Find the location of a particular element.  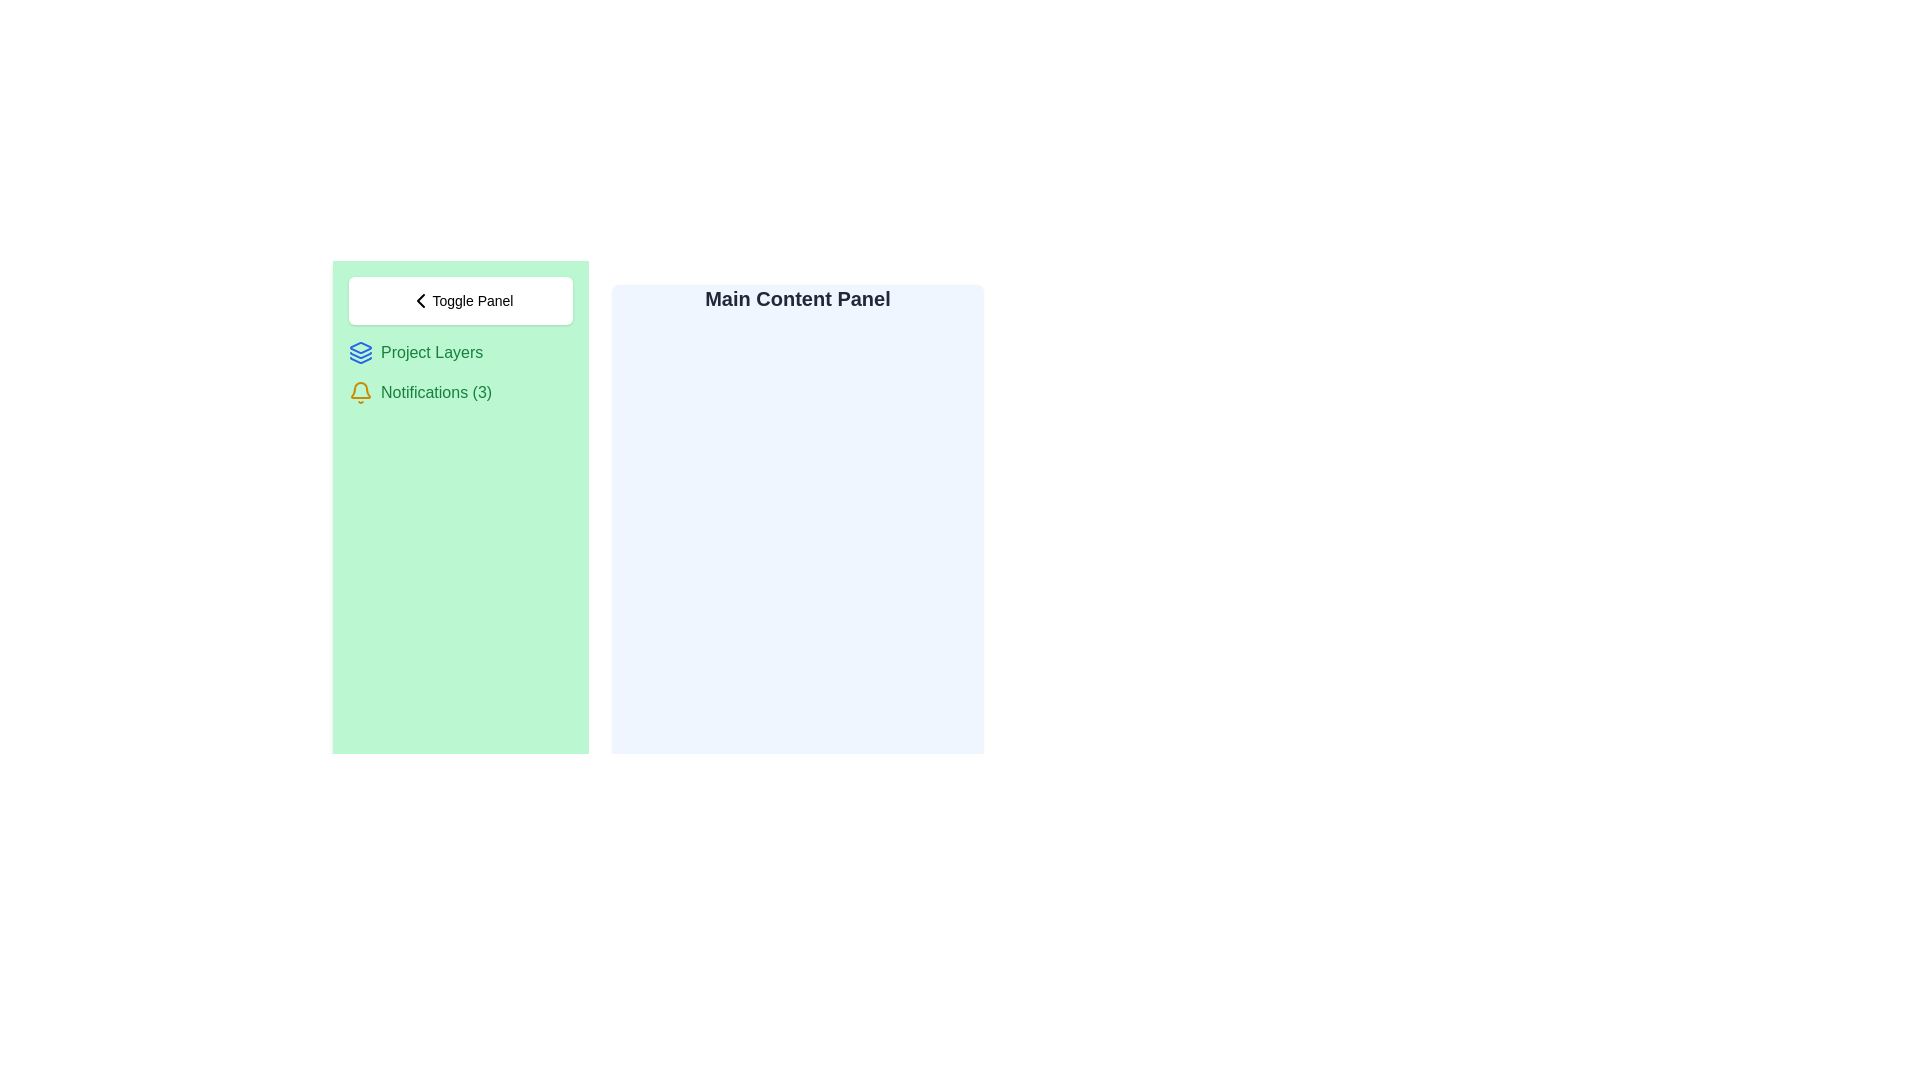

the 'Notifications (3)' text label with green text is located at coordinates (435, 393).